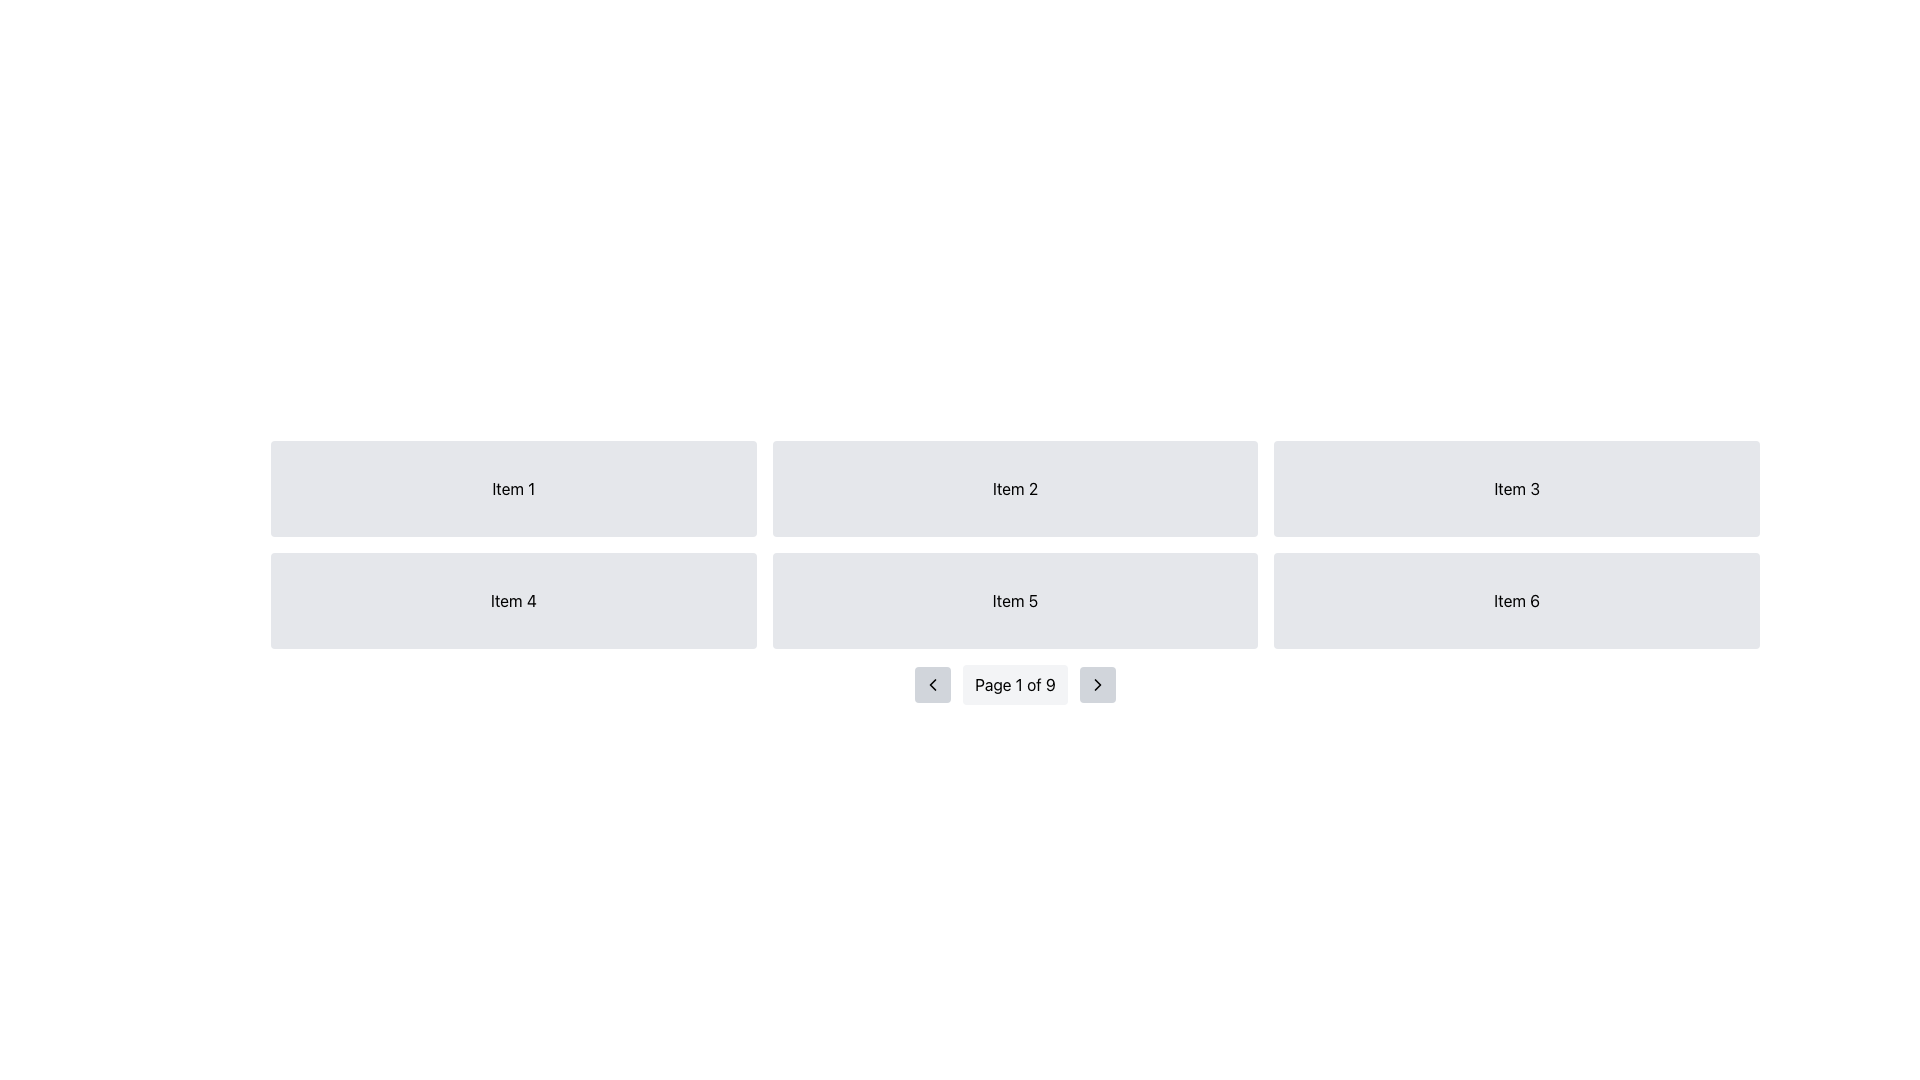 The width and height of the screenshot is (1920, 1080). I want to click on the static text display that shows 'Page 1 of 9', which is centrally located in the bottom navigation section of the pagination control, so click(1015, 684).